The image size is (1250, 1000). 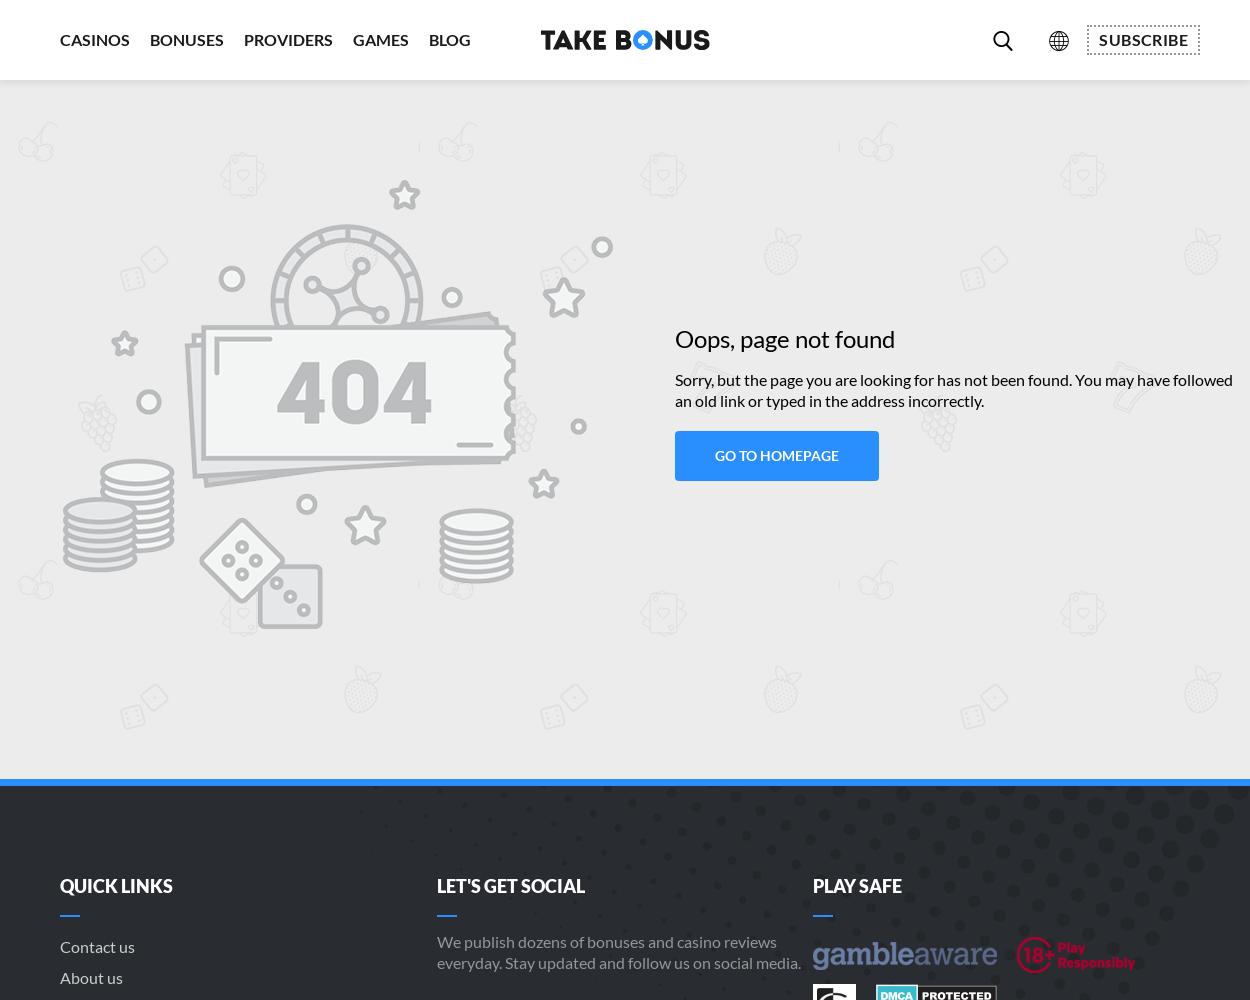 I want to click on 'Casinos', so click(x=60, y=39).